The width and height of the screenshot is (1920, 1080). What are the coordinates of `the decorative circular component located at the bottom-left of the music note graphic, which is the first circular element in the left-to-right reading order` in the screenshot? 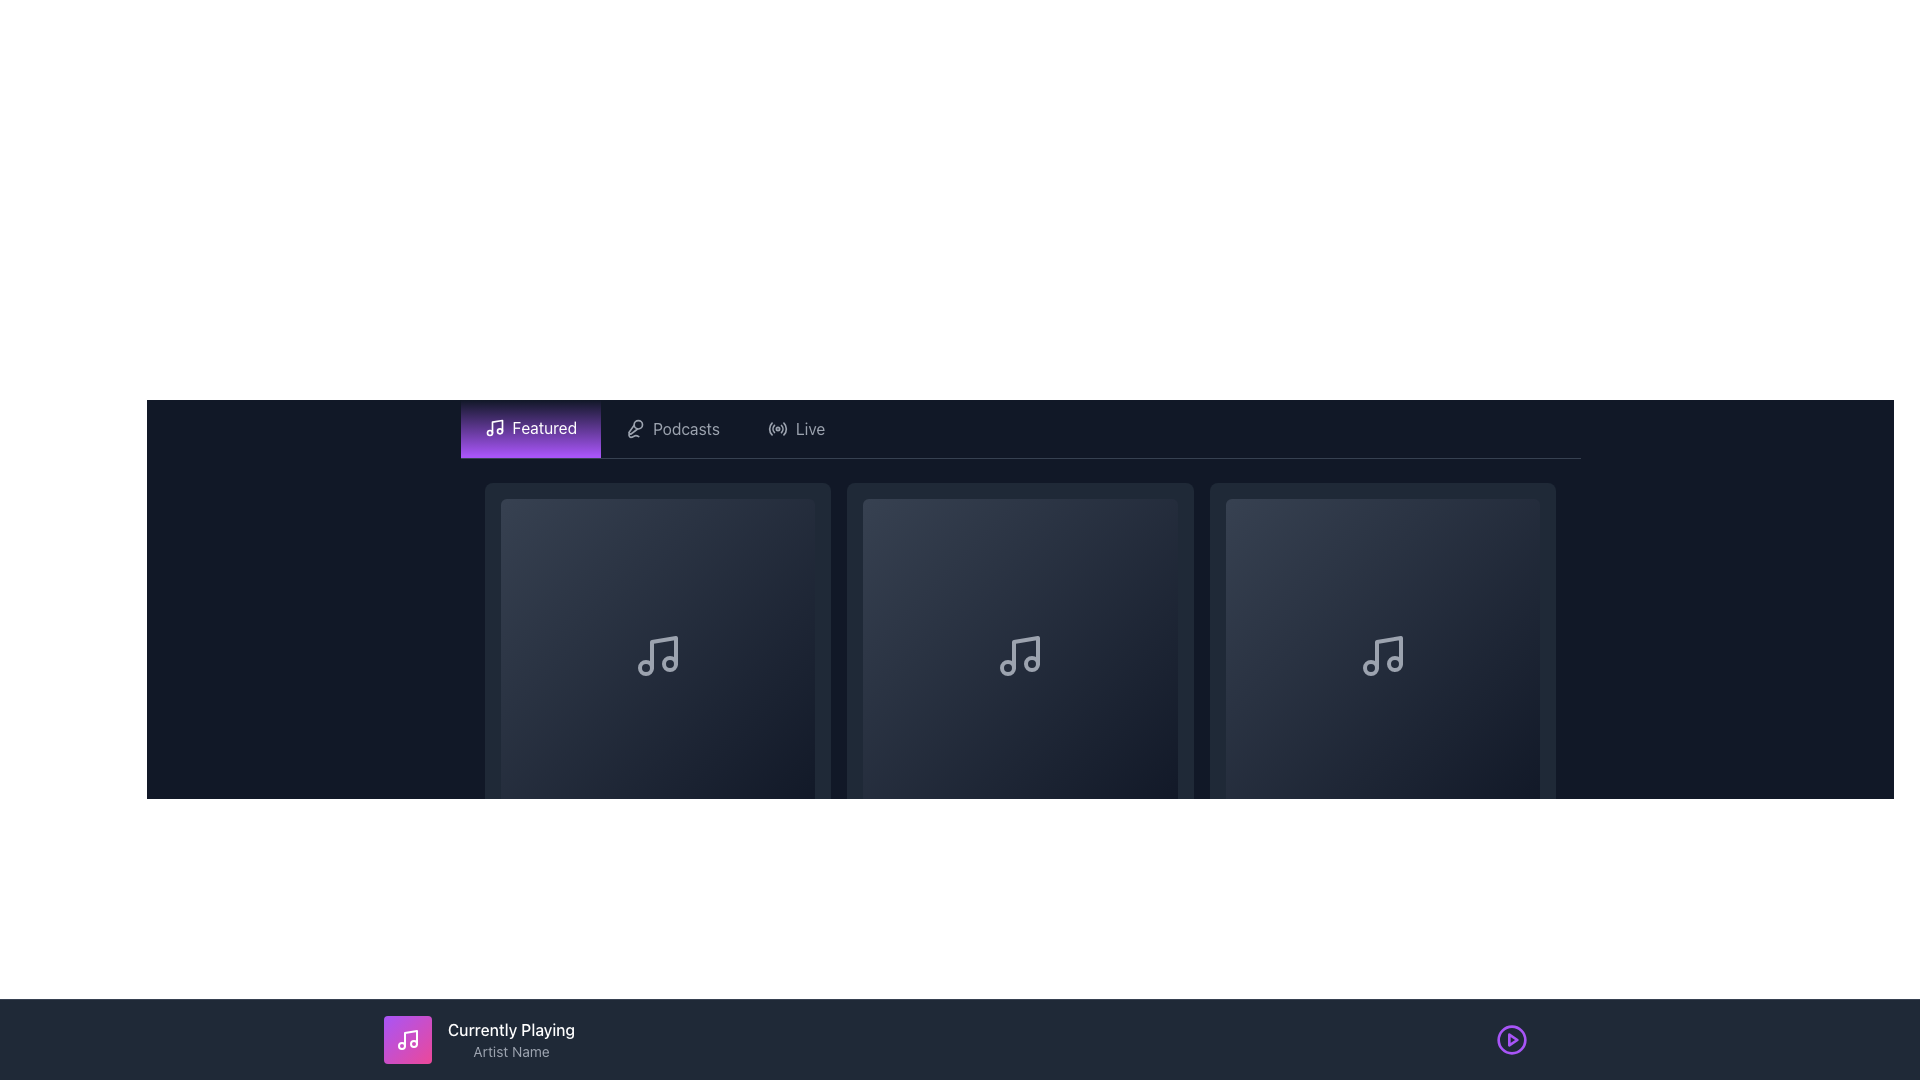 It's located at (645, 668).